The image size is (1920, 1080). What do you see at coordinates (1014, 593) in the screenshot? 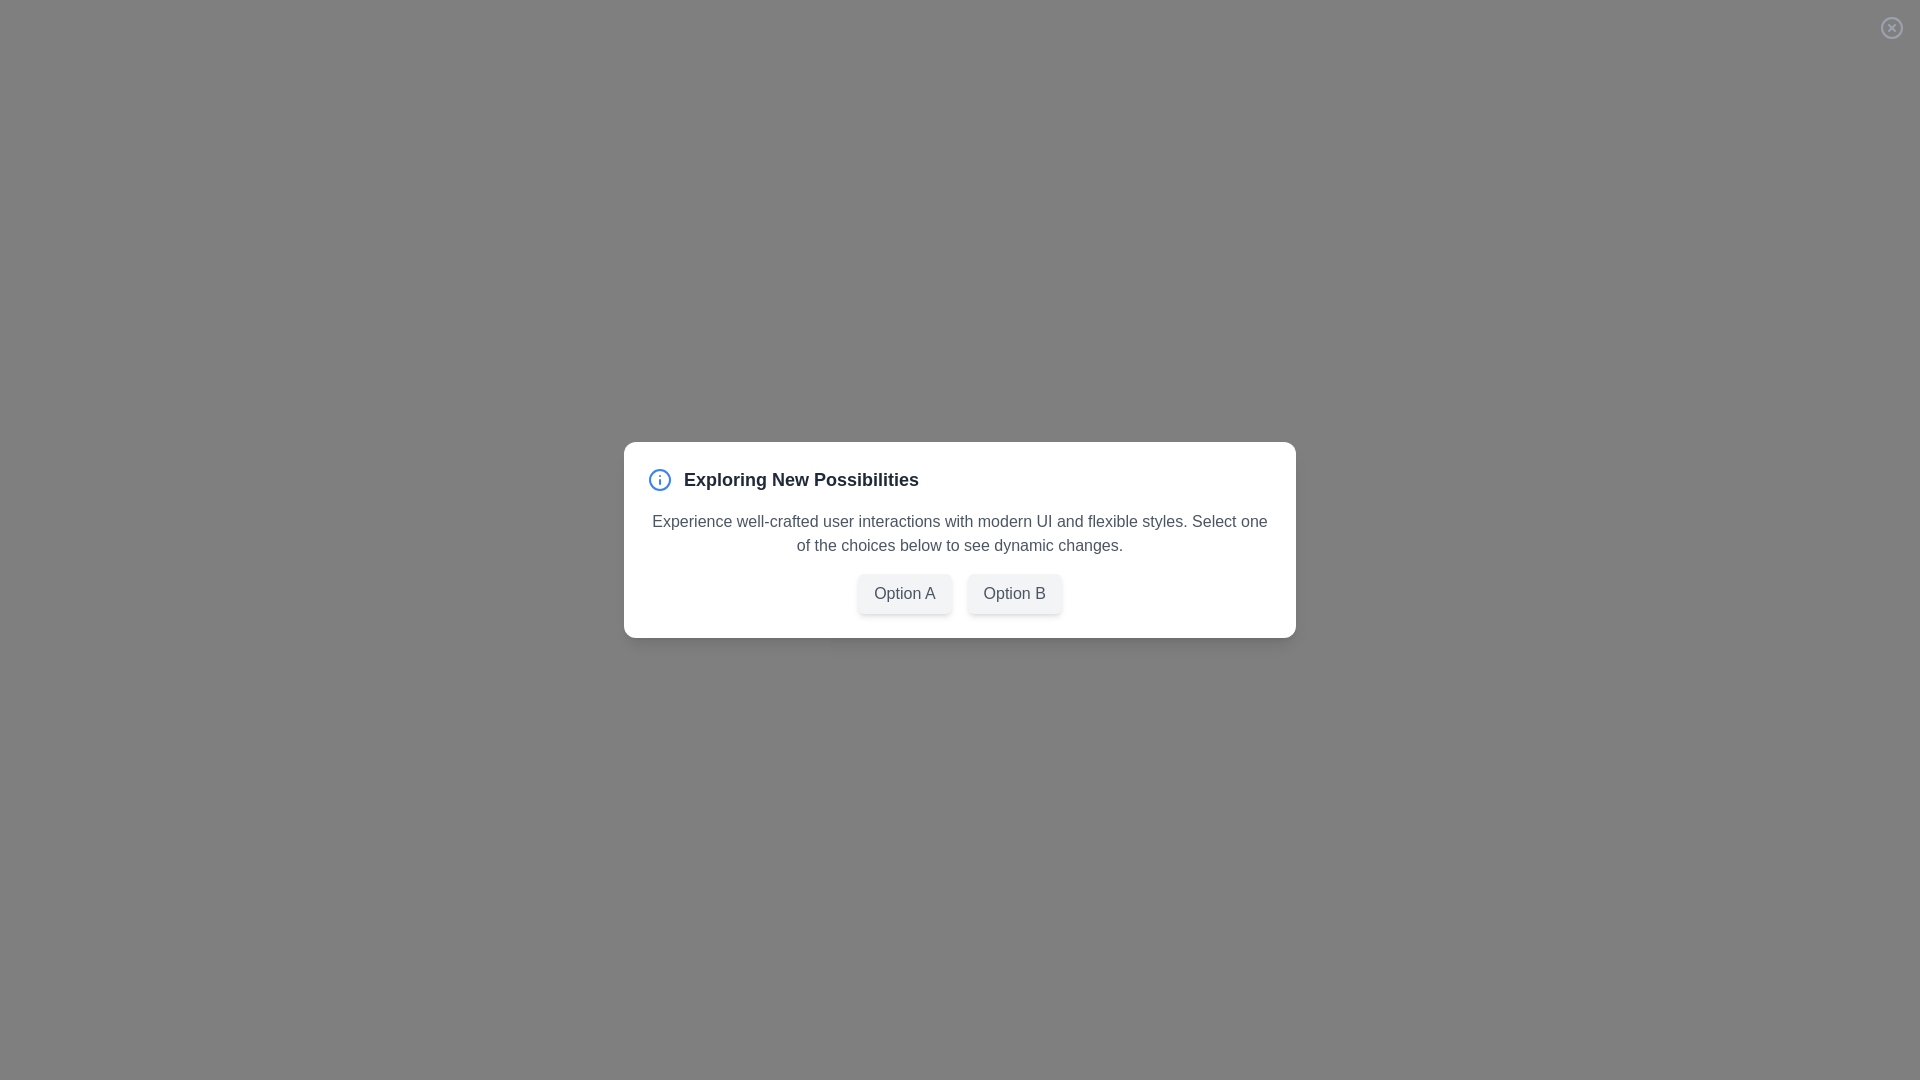
I see `the Option B button to select it` at bounding box center [1014, 593].